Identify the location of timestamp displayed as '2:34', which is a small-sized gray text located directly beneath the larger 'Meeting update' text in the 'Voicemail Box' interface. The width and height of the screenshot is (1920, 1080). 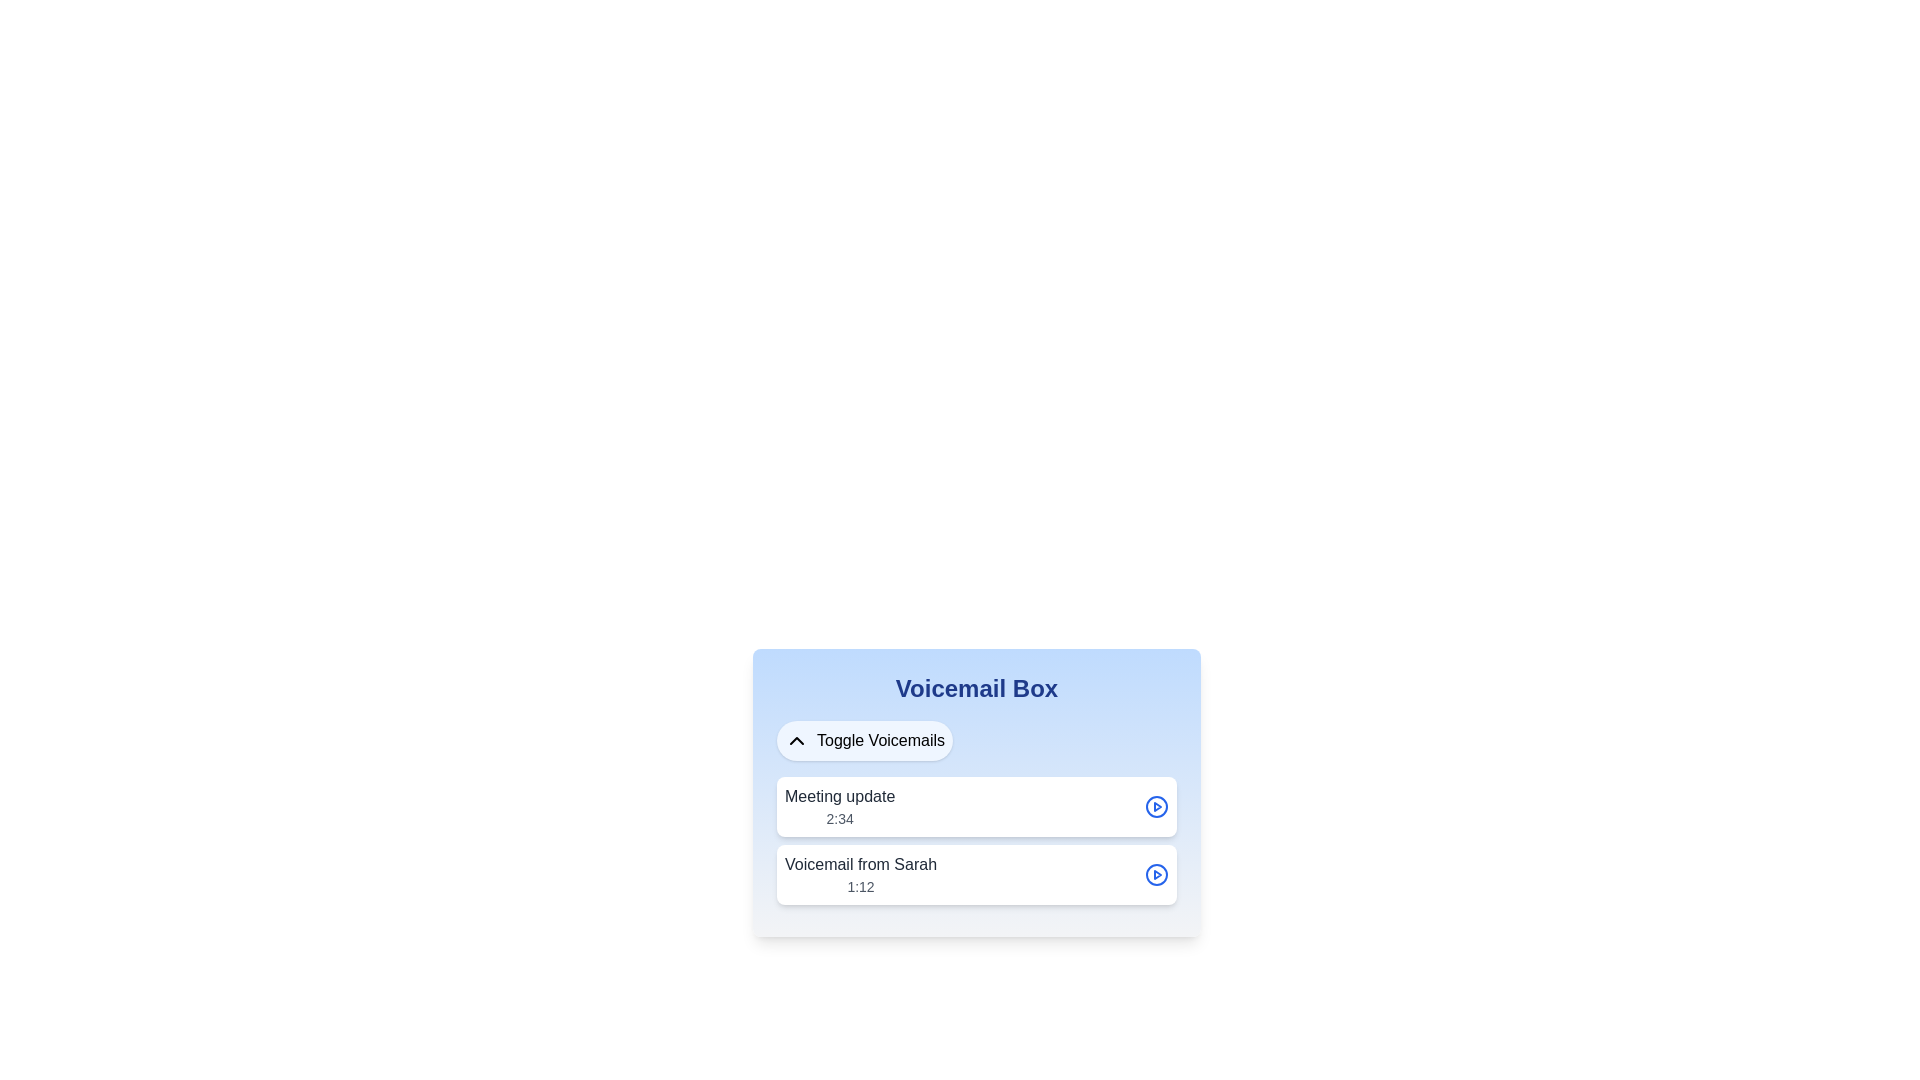
(840, 818).